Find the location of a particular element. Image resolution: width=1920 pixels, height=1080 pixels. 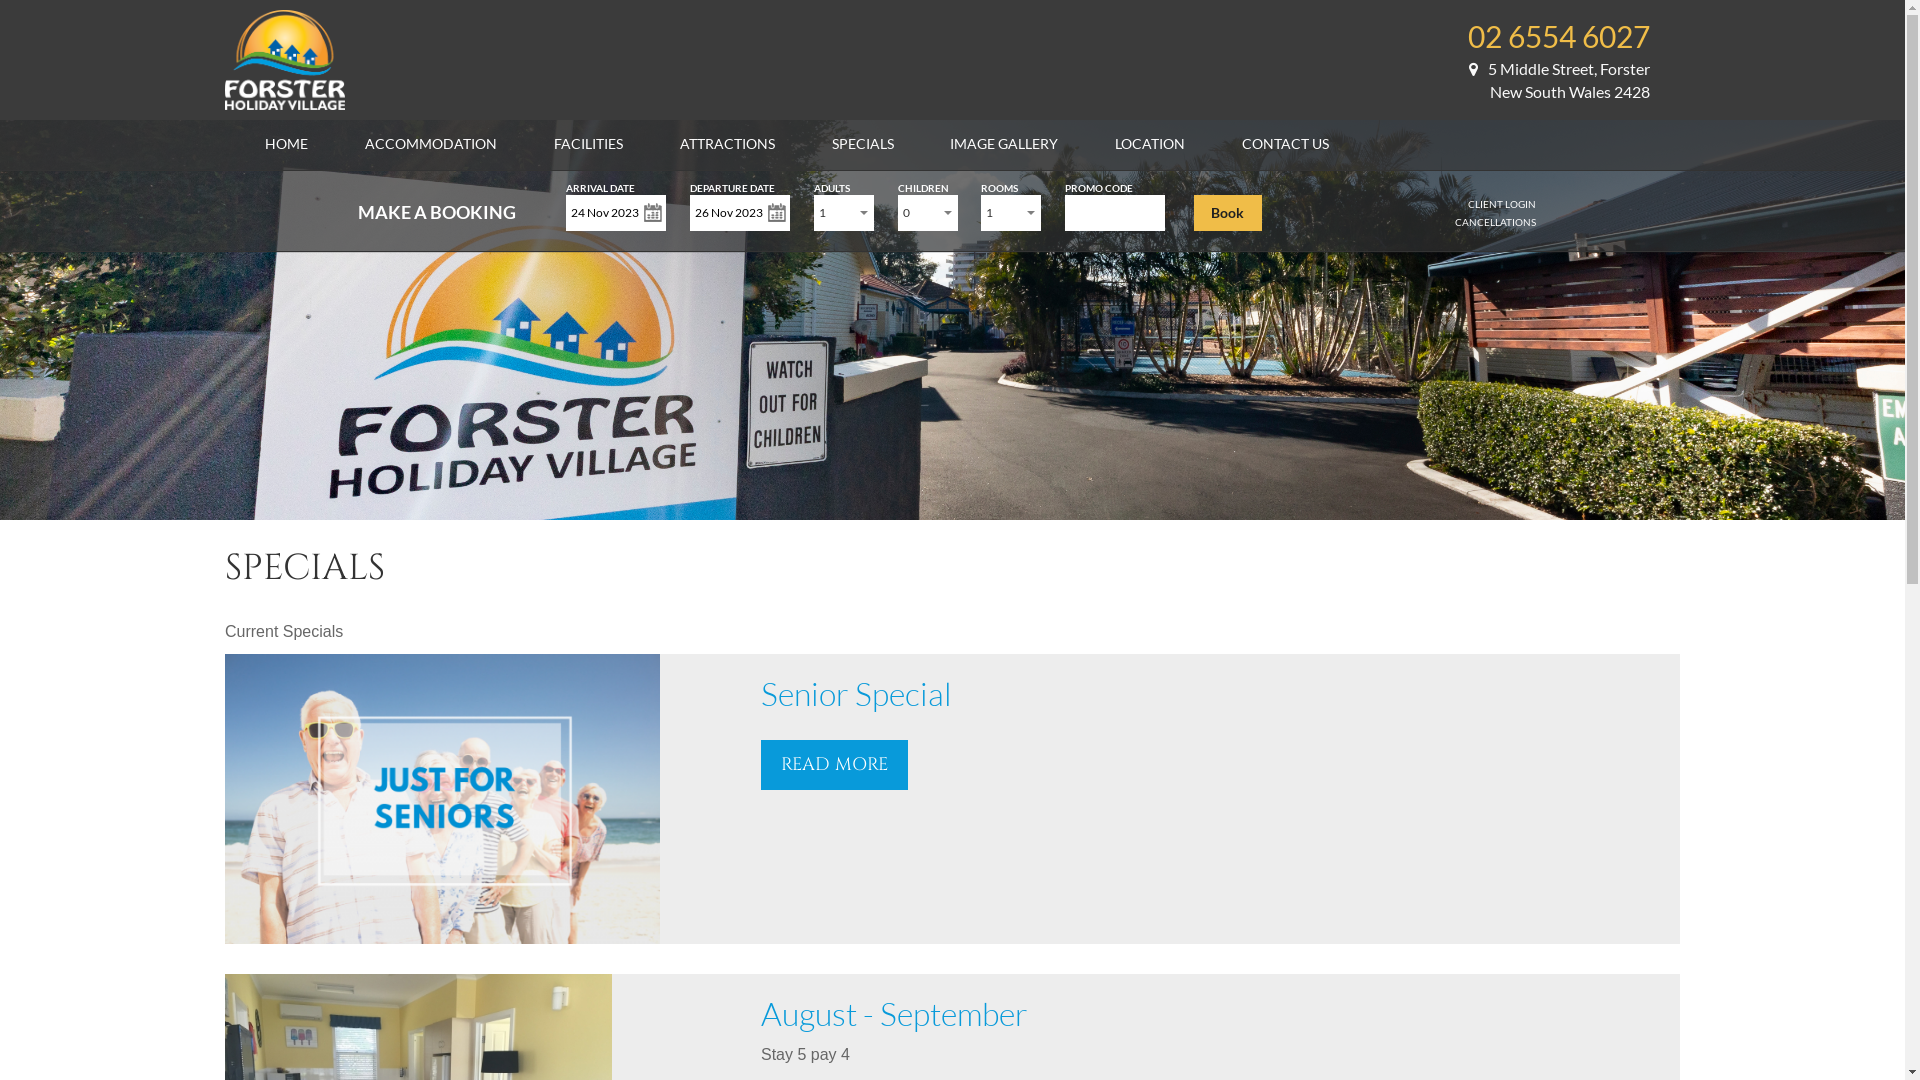

'Book' is located at coordinates (1227, 212).